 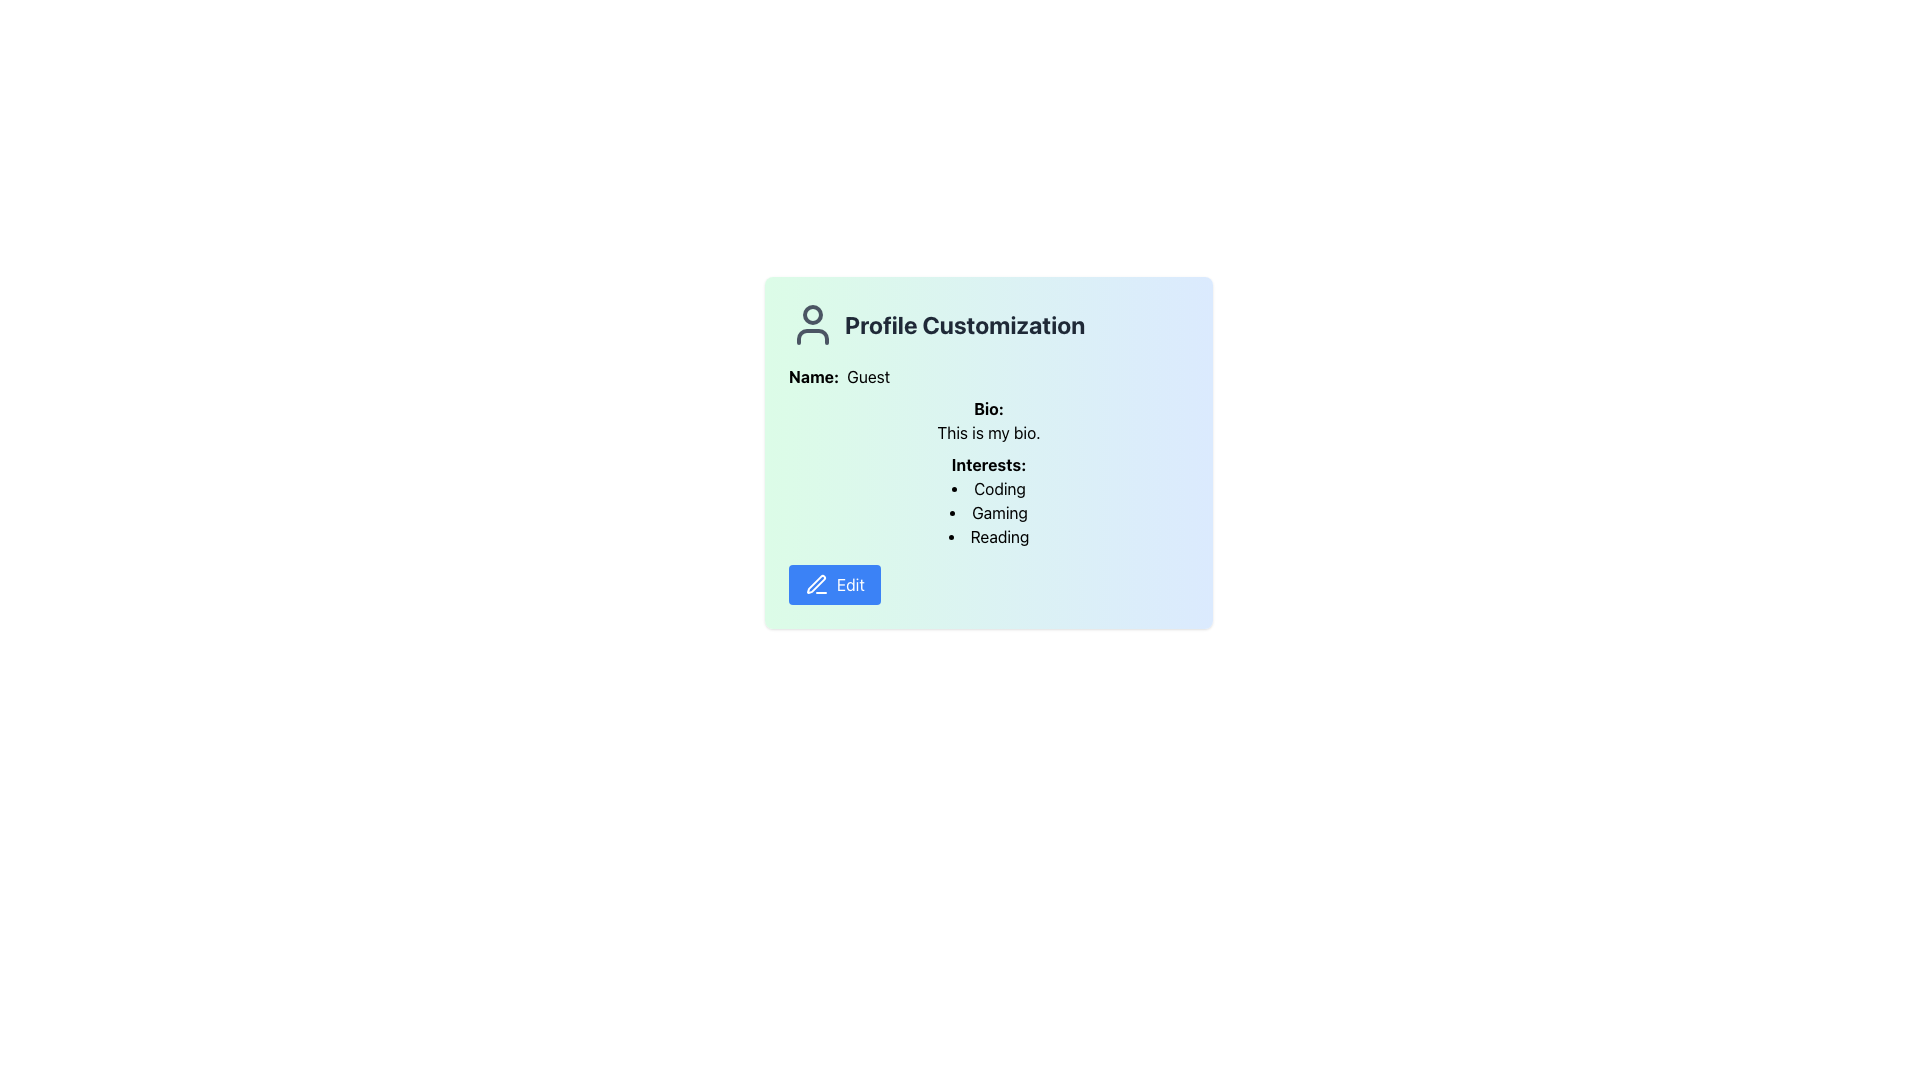 I want to click on the text label within the 'Edit' button located at the bottom left corner of the profile card section, which indicates its purpose for modifying profile content, so click(x=850, y=585).